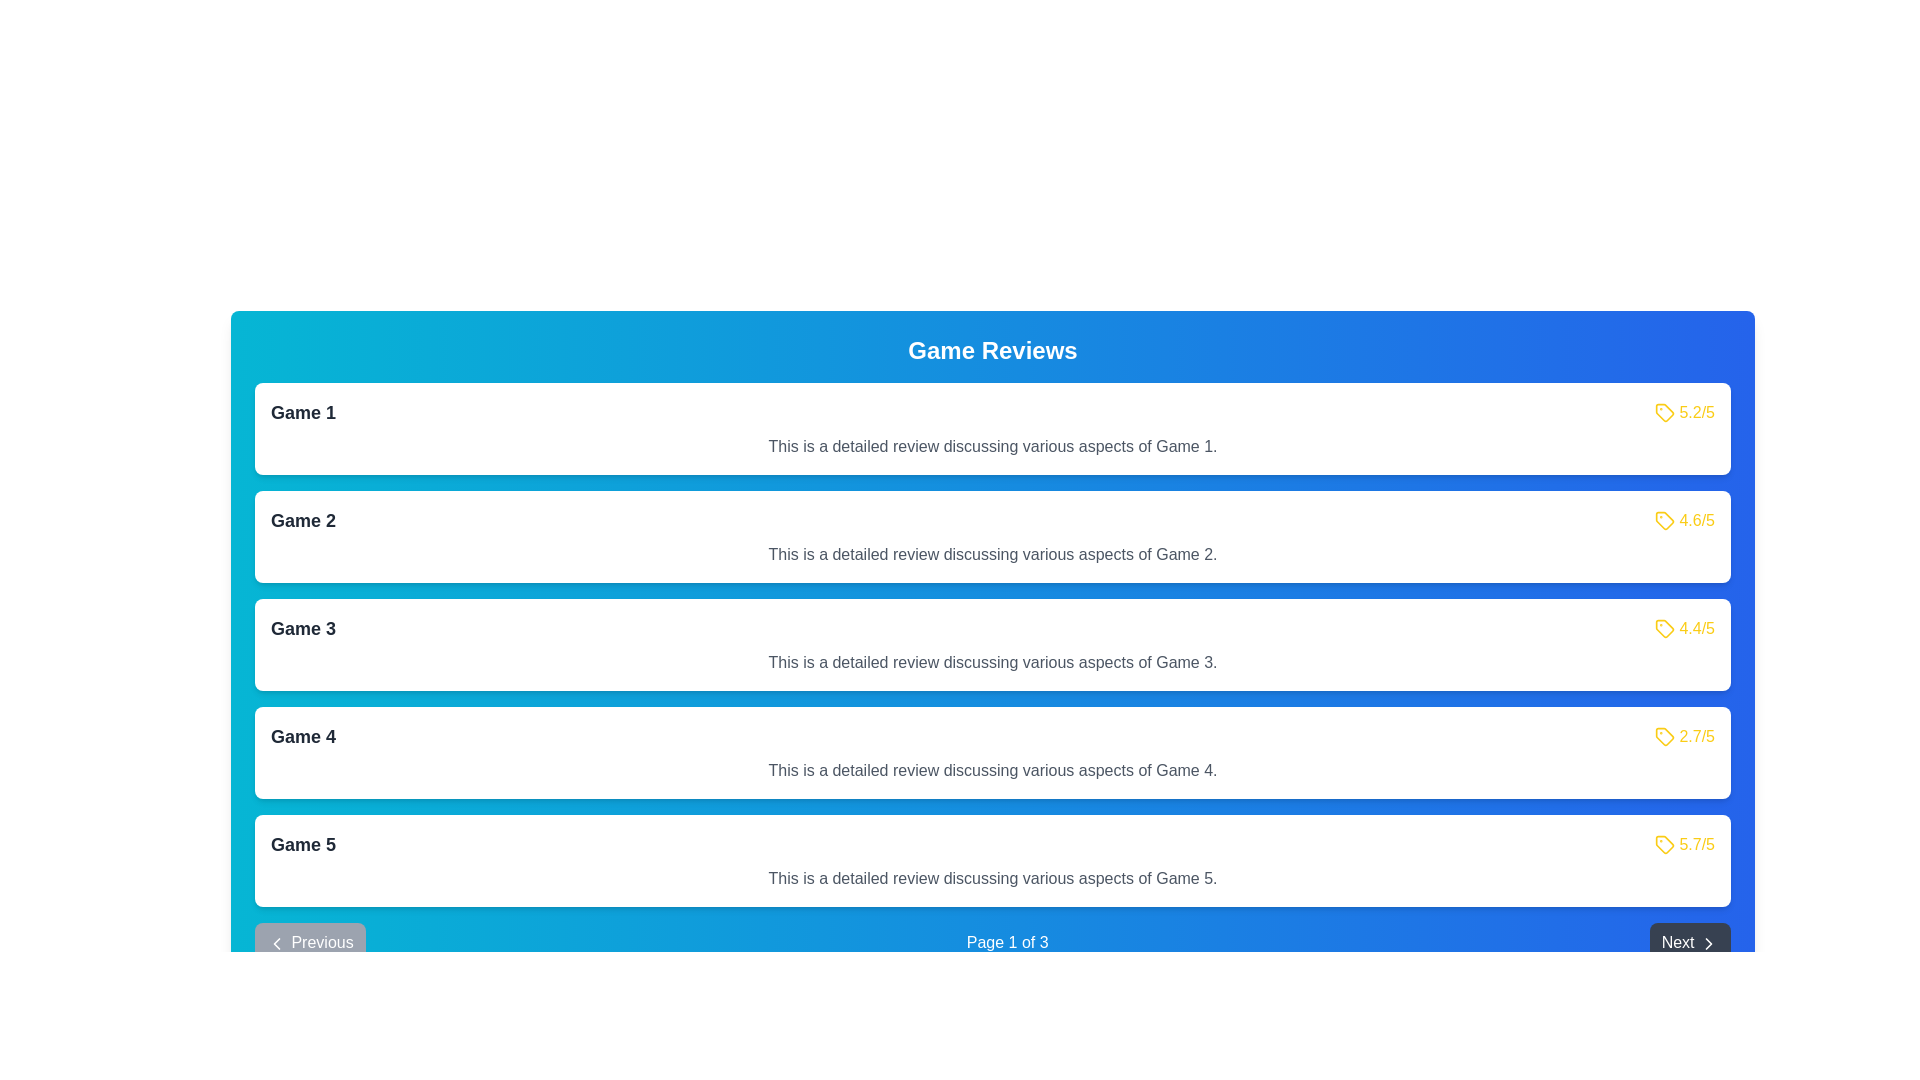 The height and width of the screenshot is (1080, 1920). I want to click on the primary icon in the rating section of the fifth game review row, located in the bottom-right corner of the interface, so click(1665, 844).